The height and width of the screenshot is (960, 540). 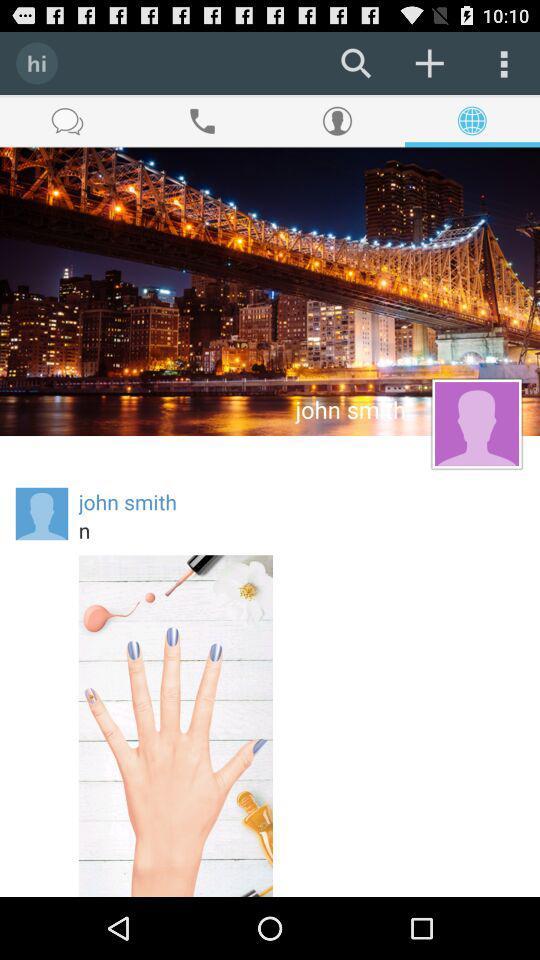 What do you see at coordinates (300, 529) in the screenshot?
I see `the item below the john smith icon` at bounding box center [300, 529].